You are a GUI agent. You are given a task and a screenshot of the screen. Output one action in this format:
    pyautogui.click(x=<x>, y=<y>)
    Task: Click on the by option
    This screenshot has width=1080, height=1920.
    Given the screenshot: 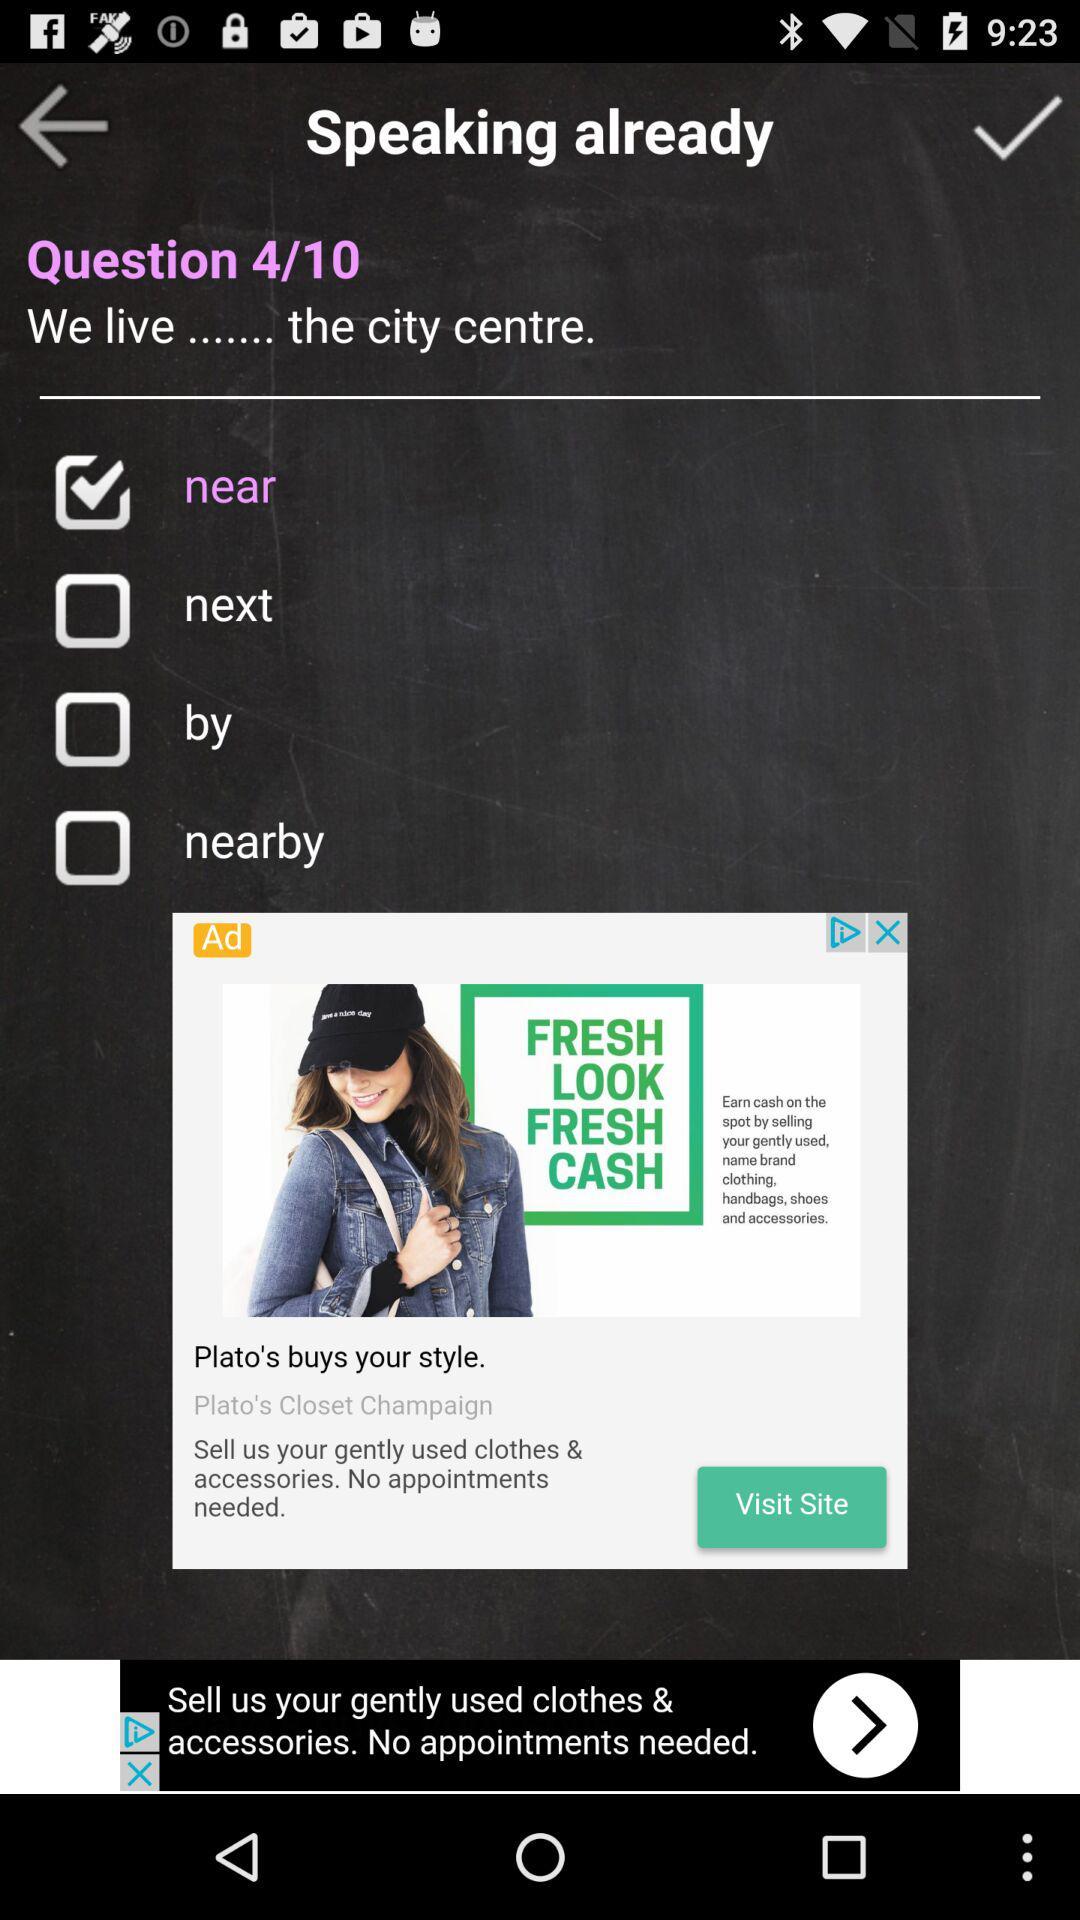 What is the action you would take?
    pyautogui.click(x=91, y=727)
    